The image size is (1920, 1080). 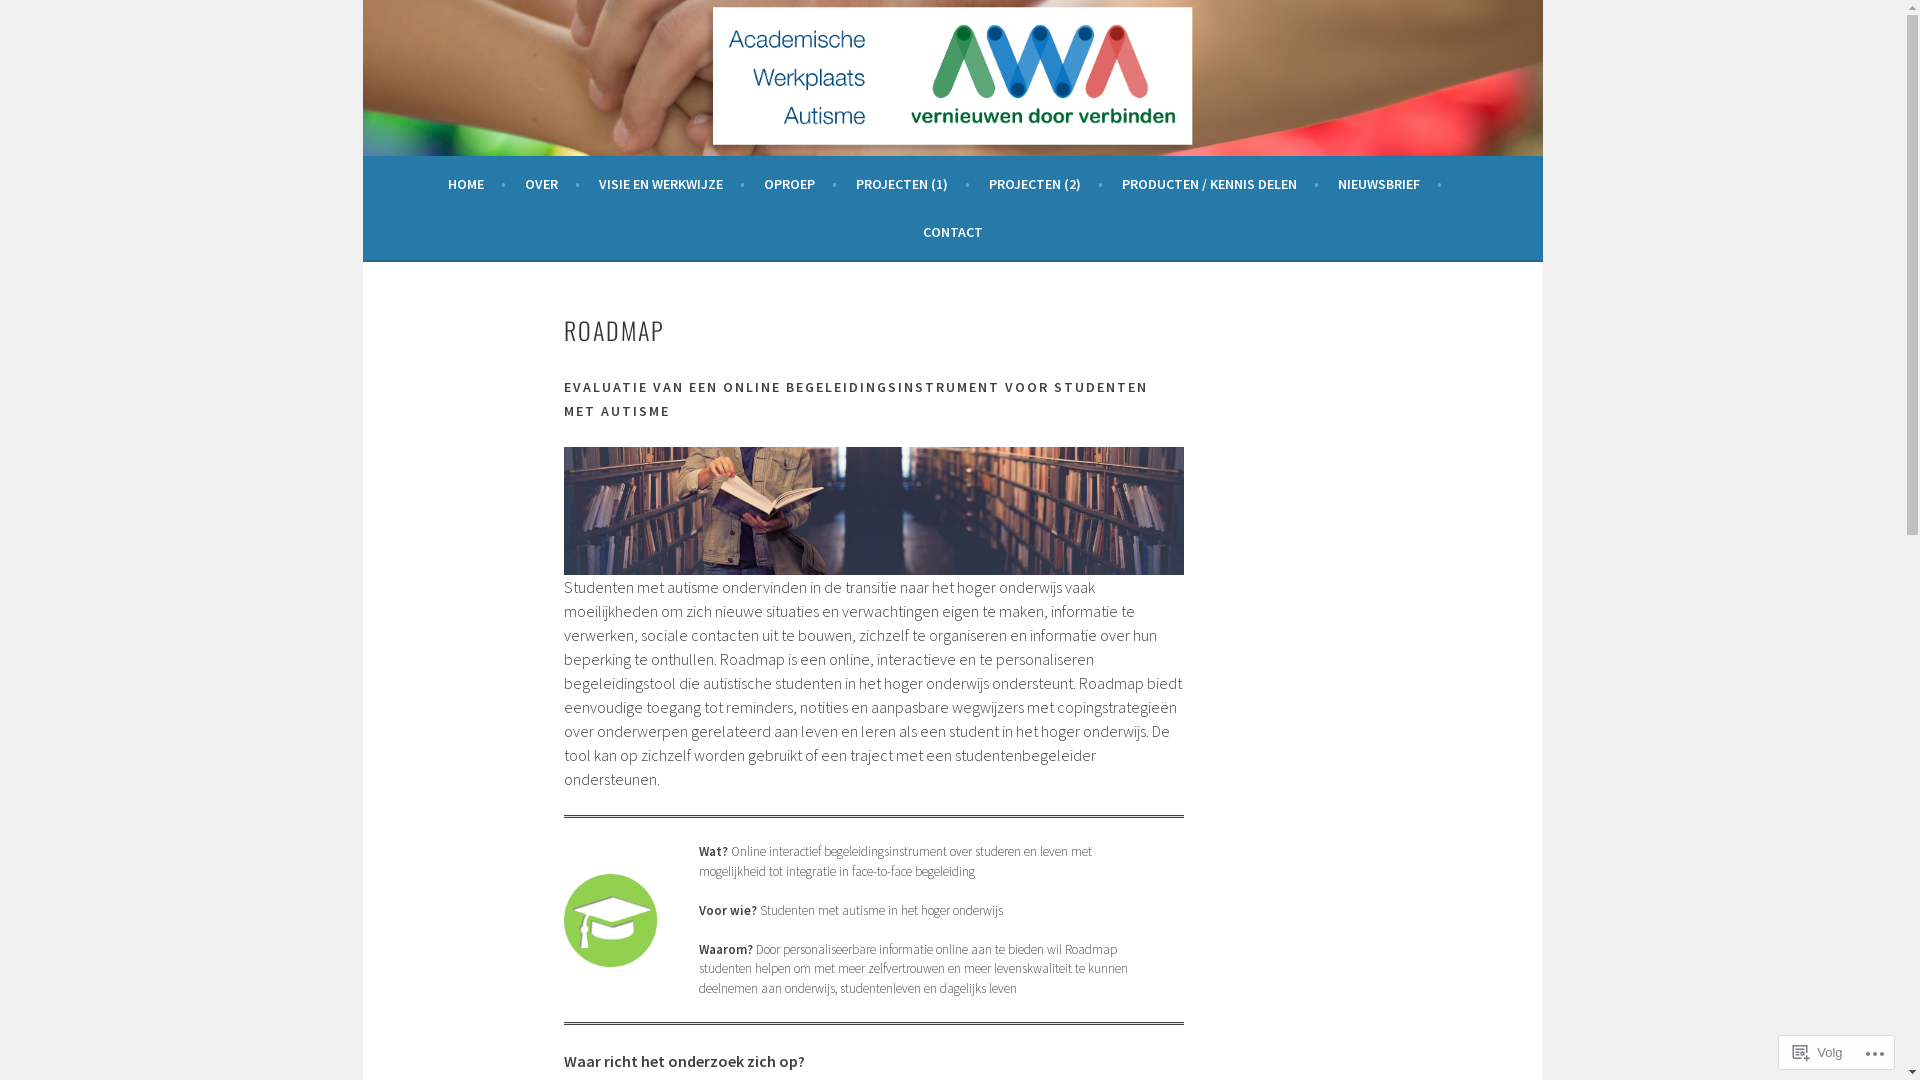 I want to click on 'VISIE EN WERKWIJZE', so click(x=671, y=184).